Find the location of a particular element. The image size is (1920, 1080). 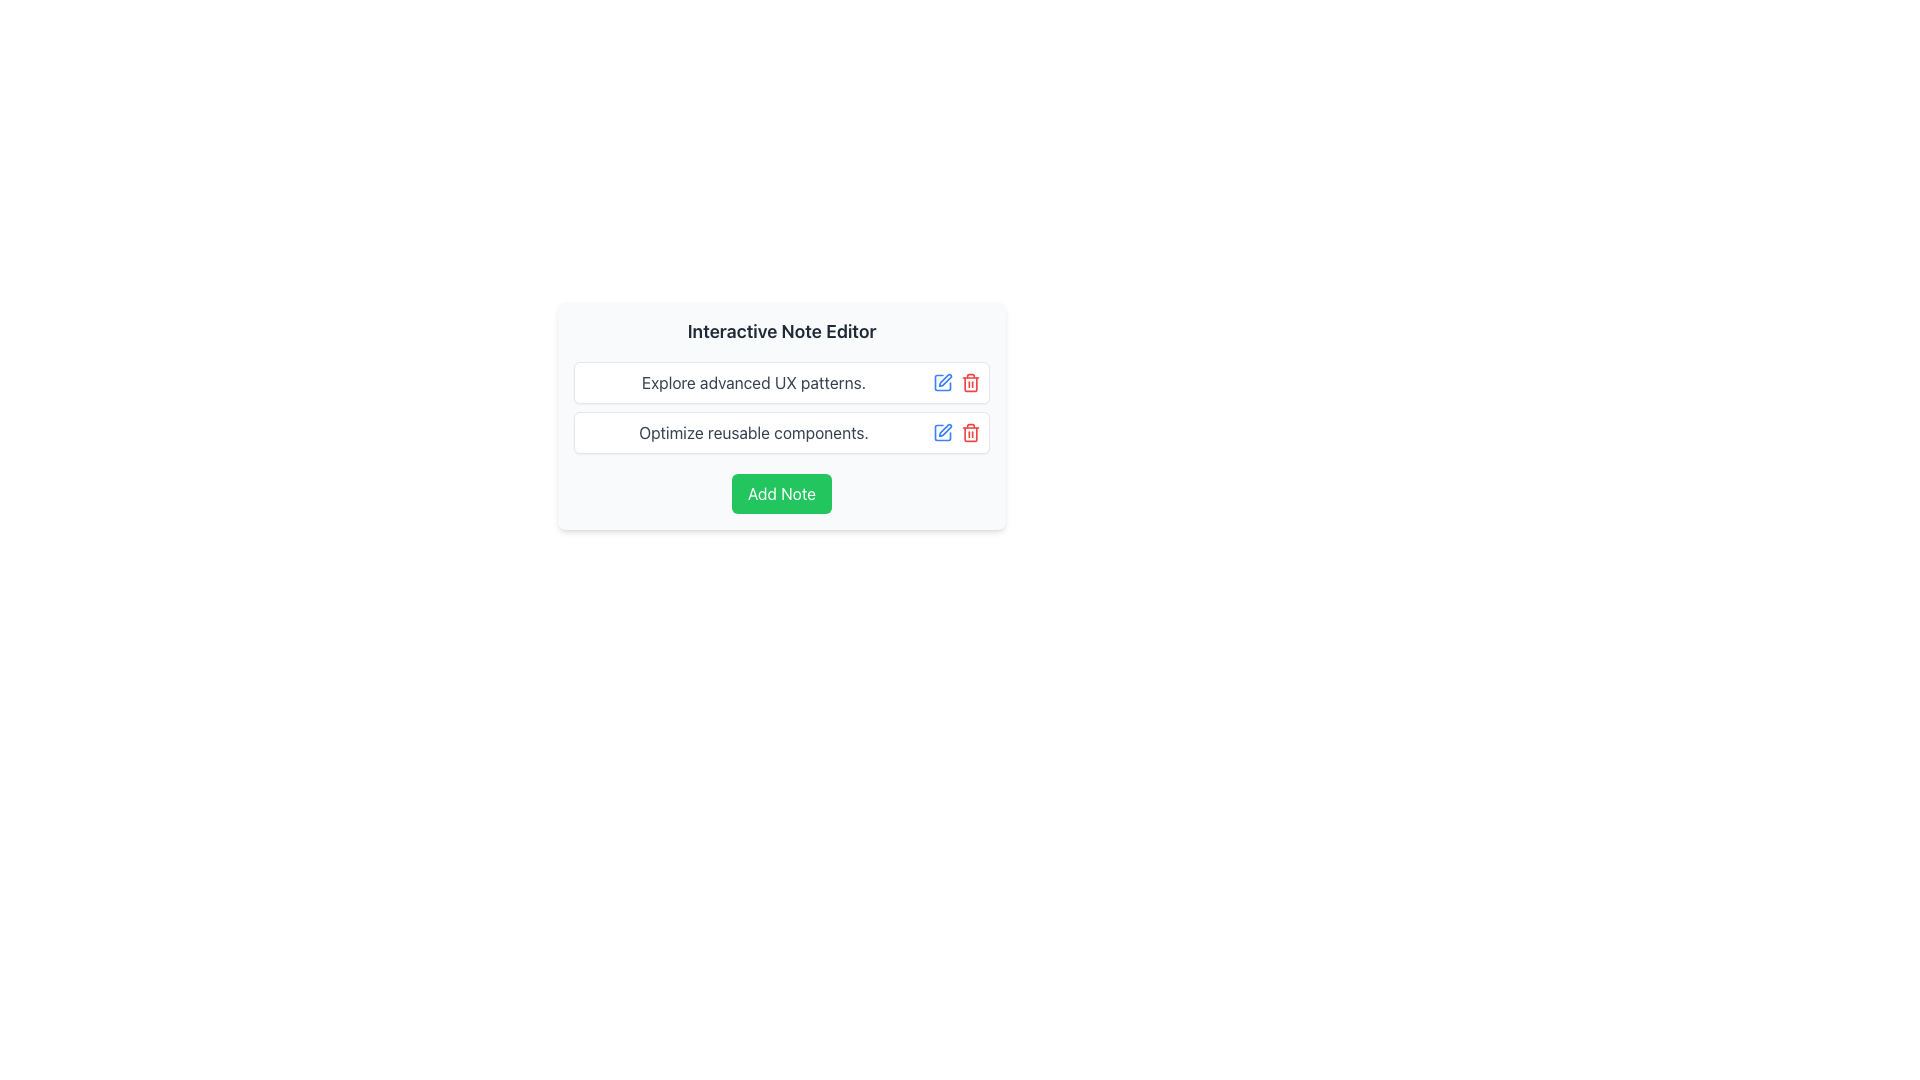

the 'Add Note' button located at the bottom of the card containing the notes is located at coordinates (781, 493).